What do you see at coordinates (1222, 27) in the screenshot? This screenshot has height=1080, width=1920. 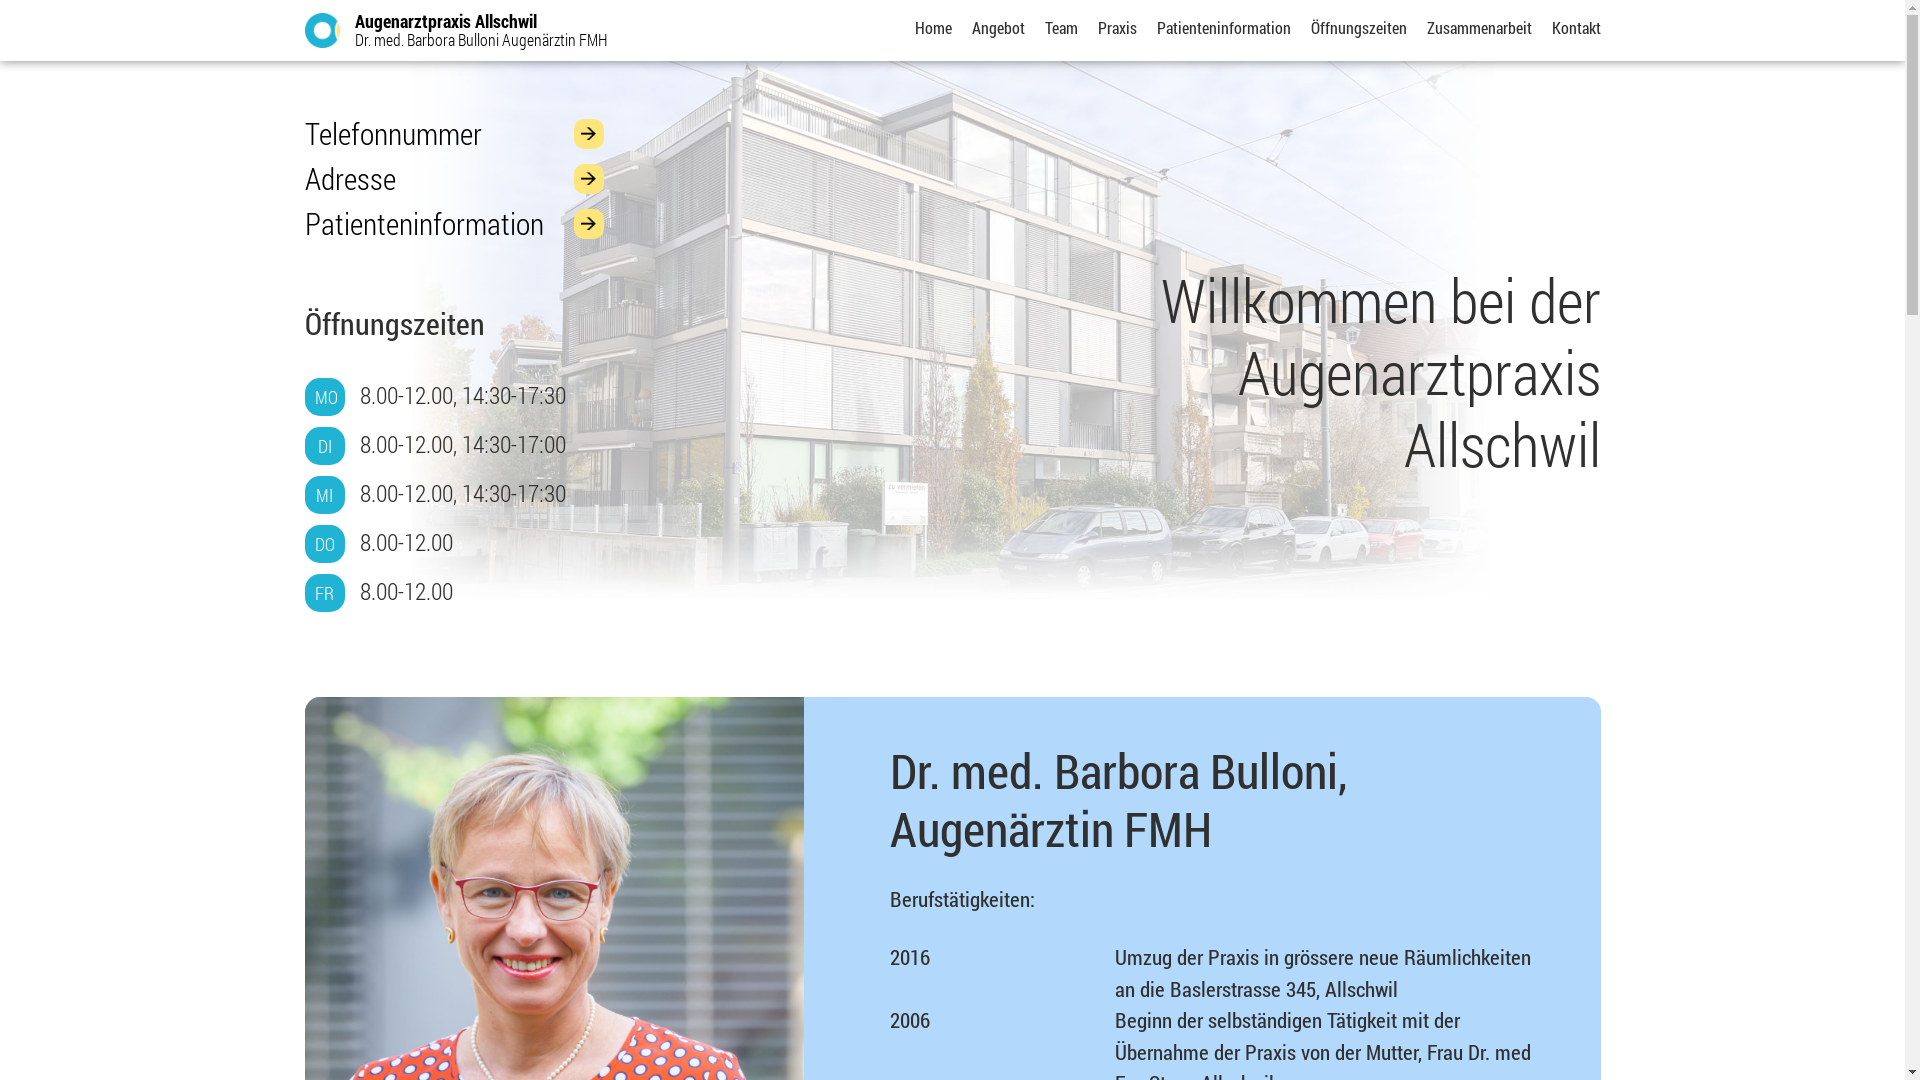 I see `'Patienteninformation'` at bounding box center [1222, 27].